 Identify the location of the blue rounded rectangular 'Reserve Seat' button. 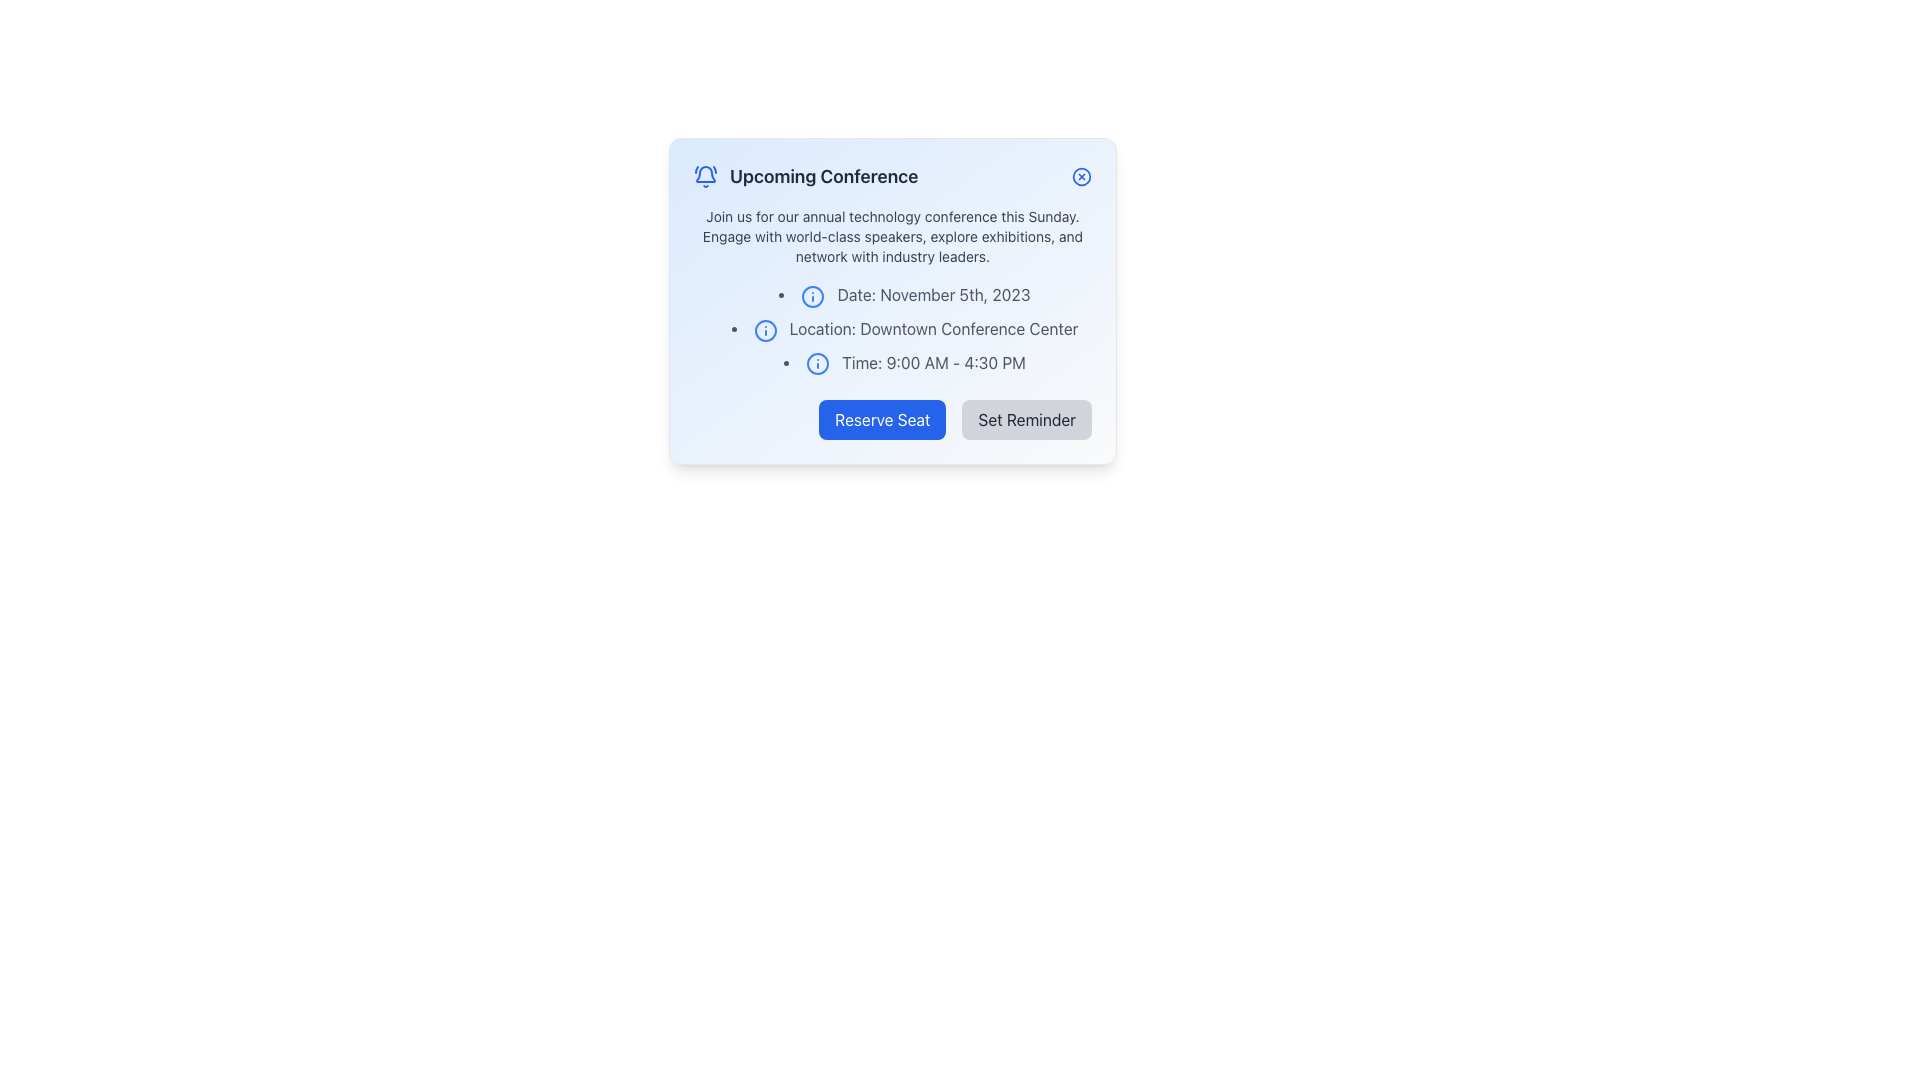
(891, 419).